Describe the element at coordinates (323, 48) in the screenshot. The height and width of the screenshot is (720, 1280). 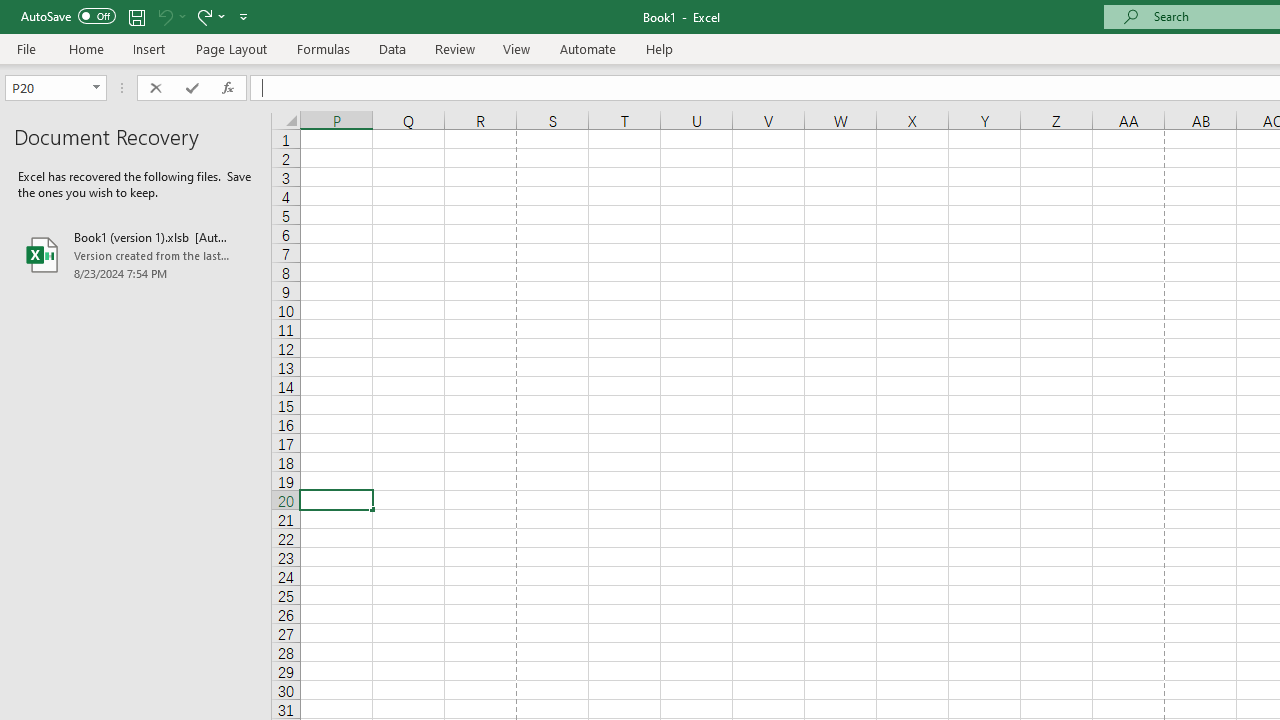
I see `'Formulas'` at that location.